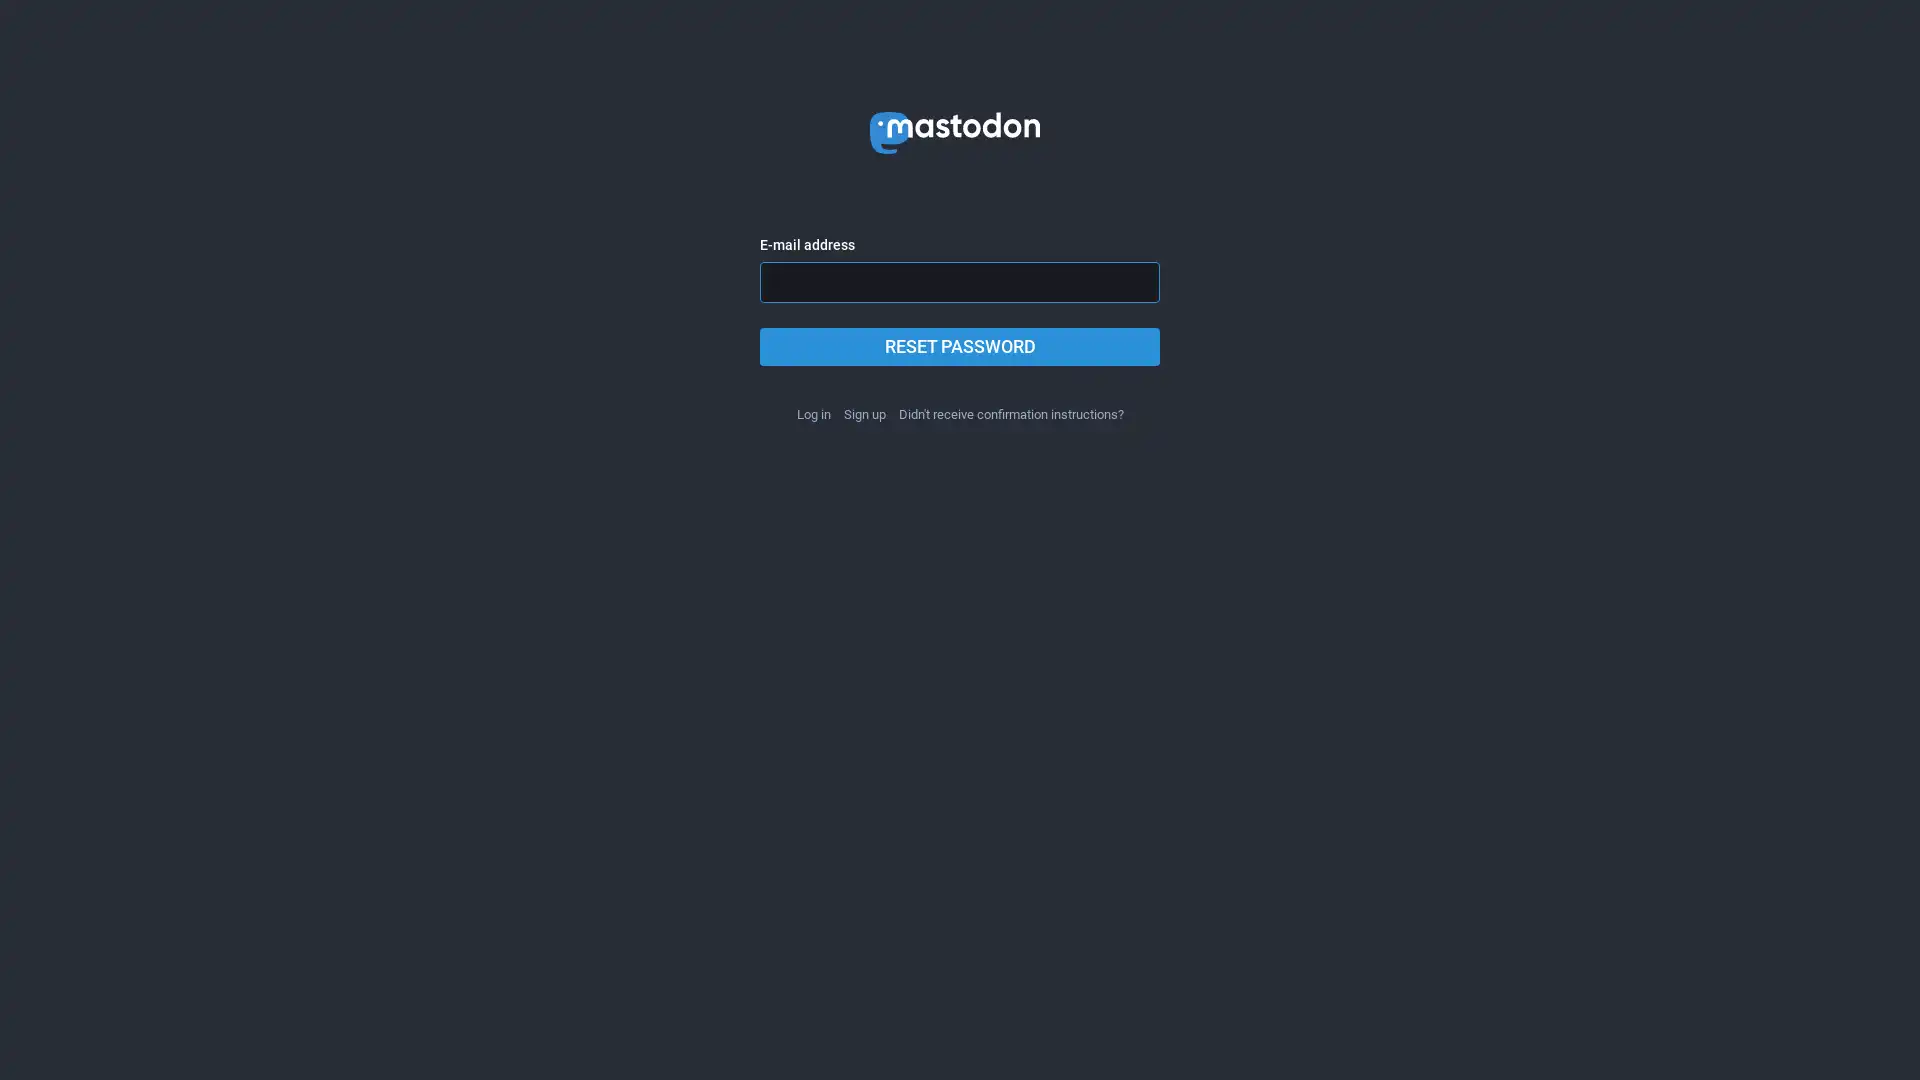  What do you see at coordinates (960, 346) in the screenshot?
I see `RESET PASSWORD` at bounding box center [960, 346].